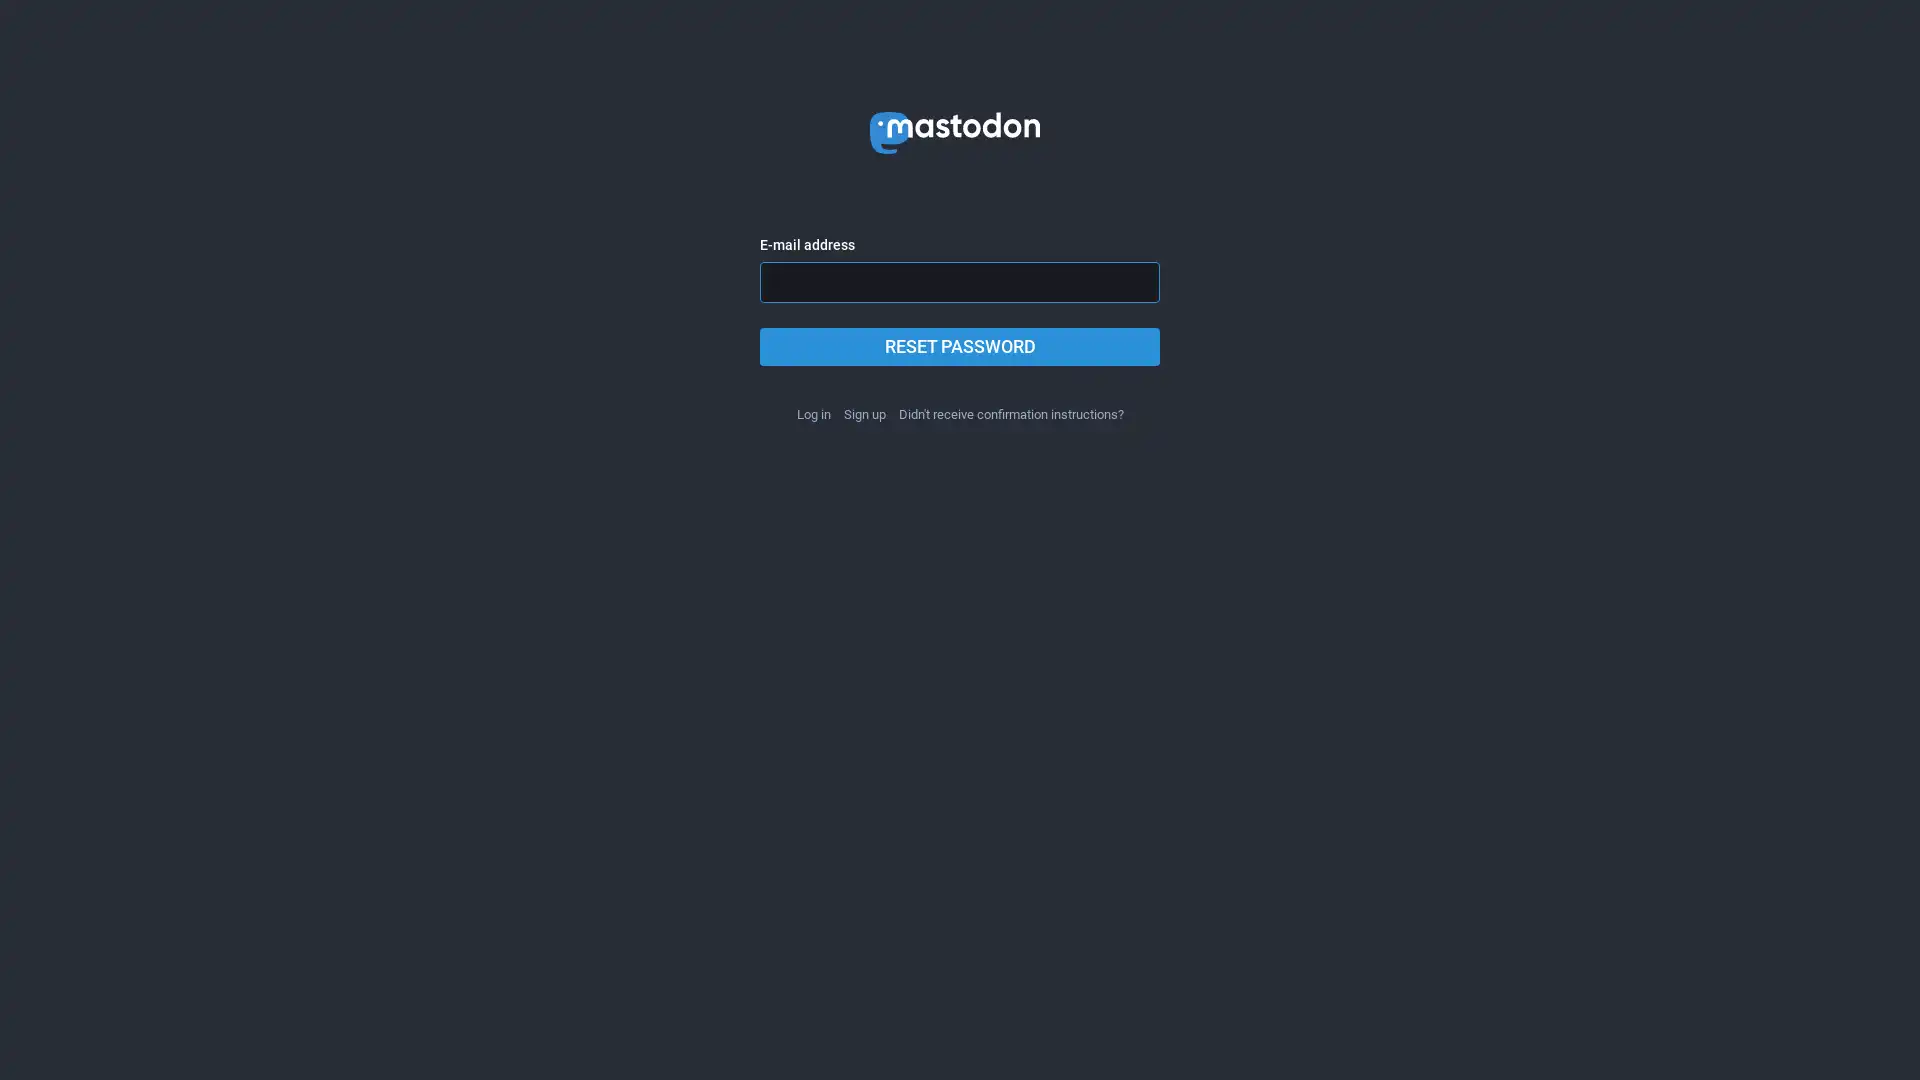  What do you see at coordinates (960, 346) in the screenshot?
I see `RESET PASSWORD` at bounding box center [960, 346].